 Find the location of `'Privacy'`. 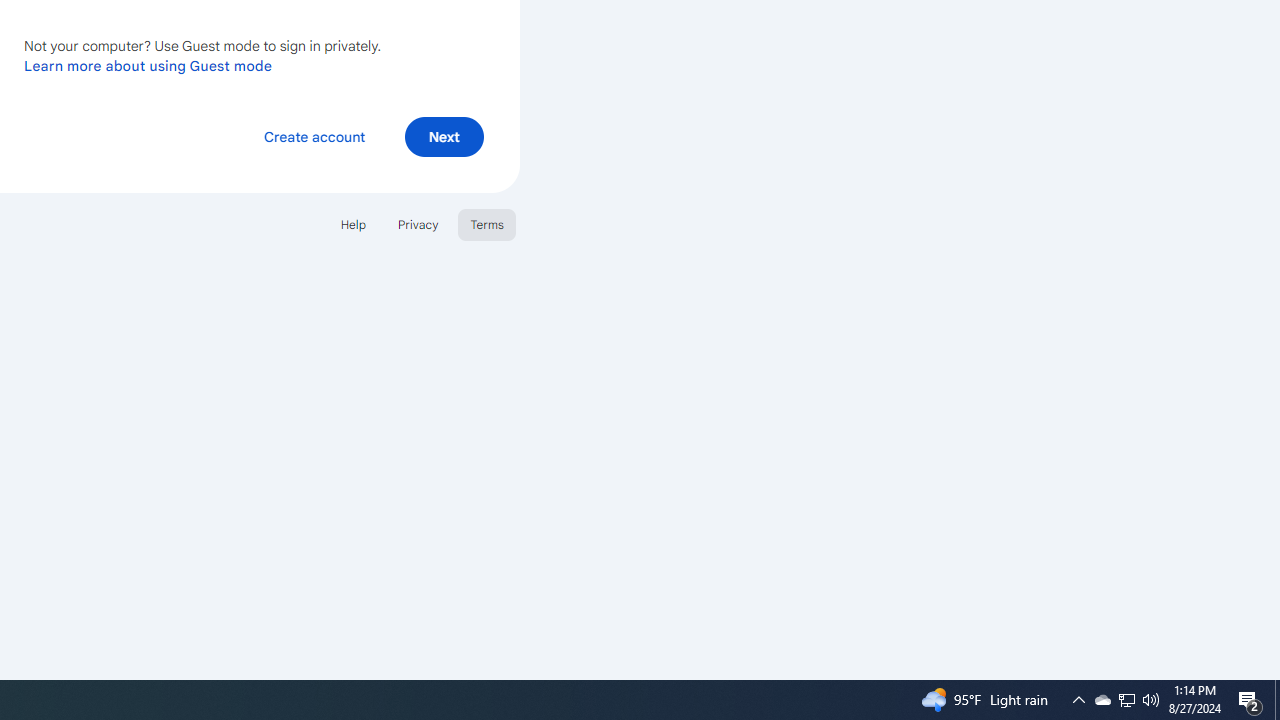

'Privacy' is located at coordinates (416, 224).